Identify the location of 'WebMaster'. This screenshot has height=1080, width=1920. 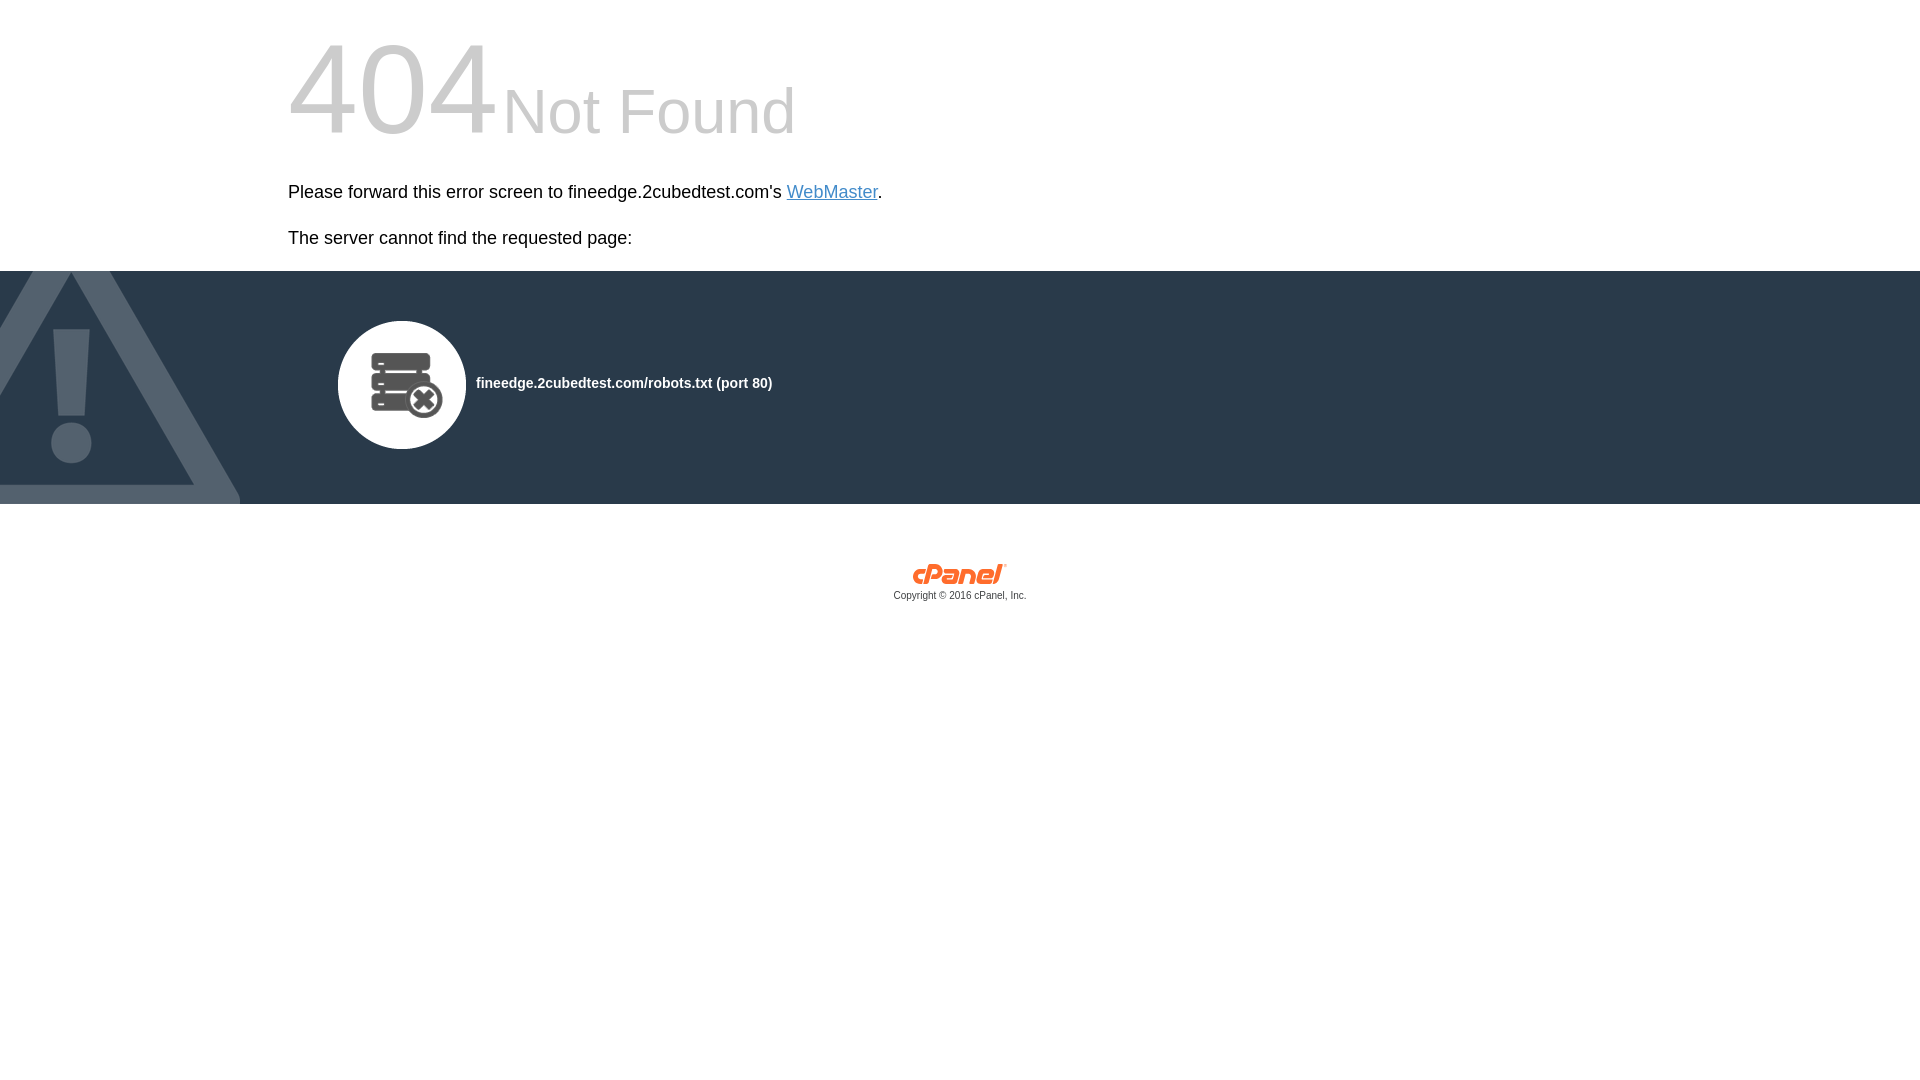
(832, 192).